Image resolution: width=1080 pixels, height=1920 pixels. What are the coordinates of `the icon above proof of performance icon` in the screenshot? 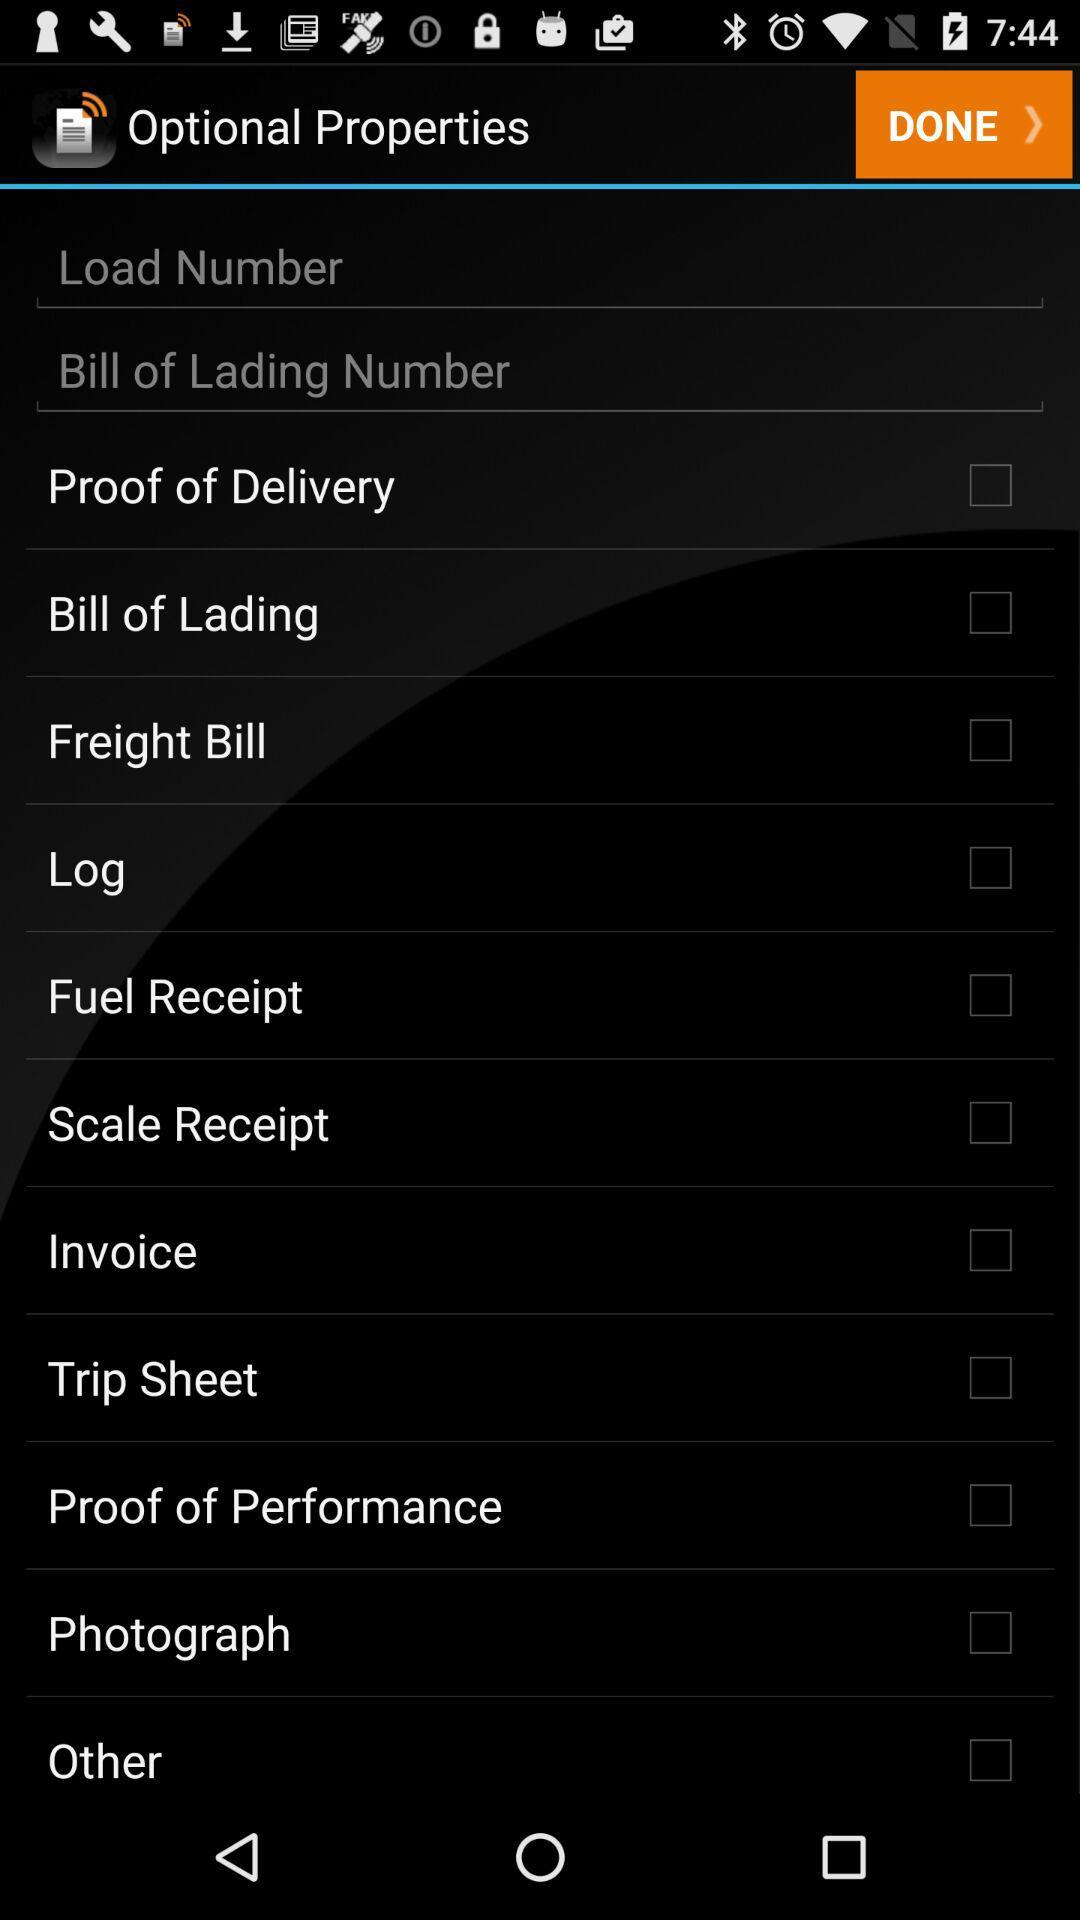 It's located at (540, 1376).